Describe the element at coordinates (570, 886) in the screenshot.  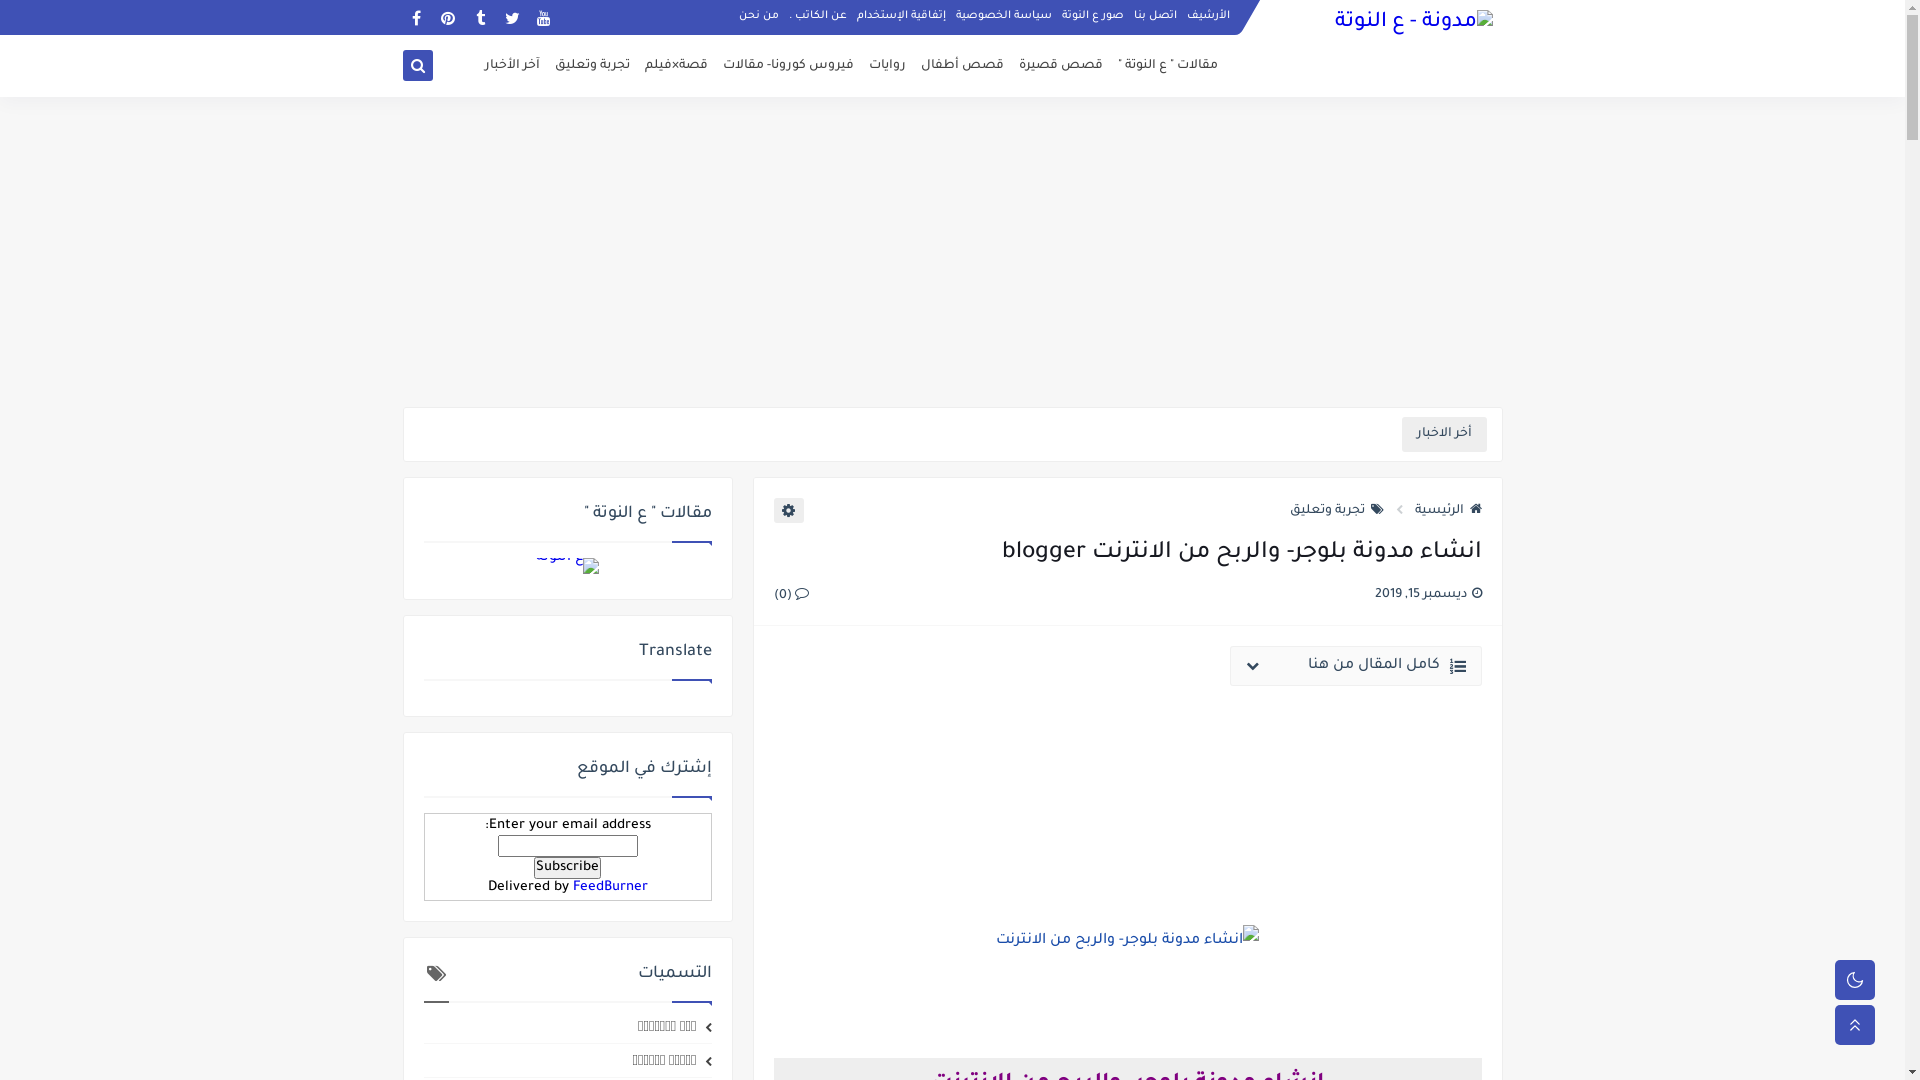
I see `'FeedBurner'` at that location.